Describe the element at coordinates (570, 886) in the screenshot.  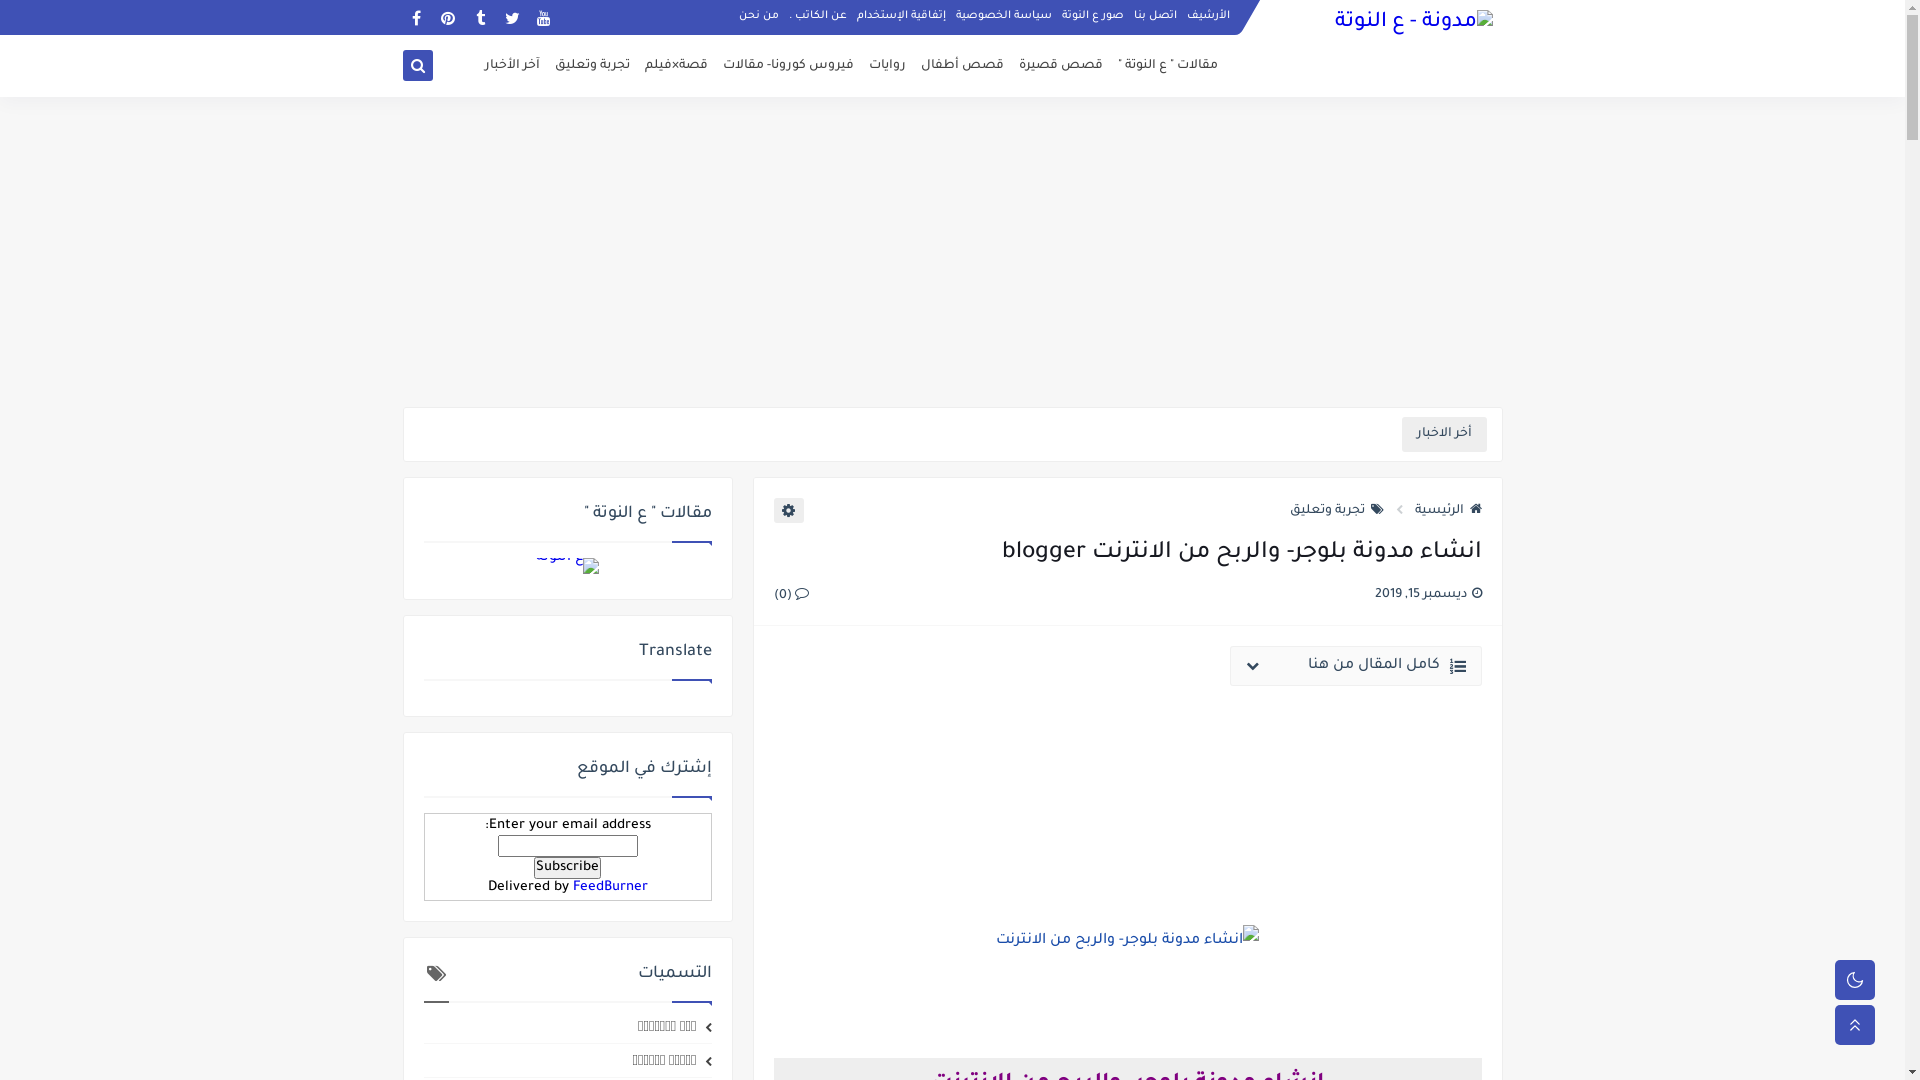
I see `'FeedBurner'` at that location.